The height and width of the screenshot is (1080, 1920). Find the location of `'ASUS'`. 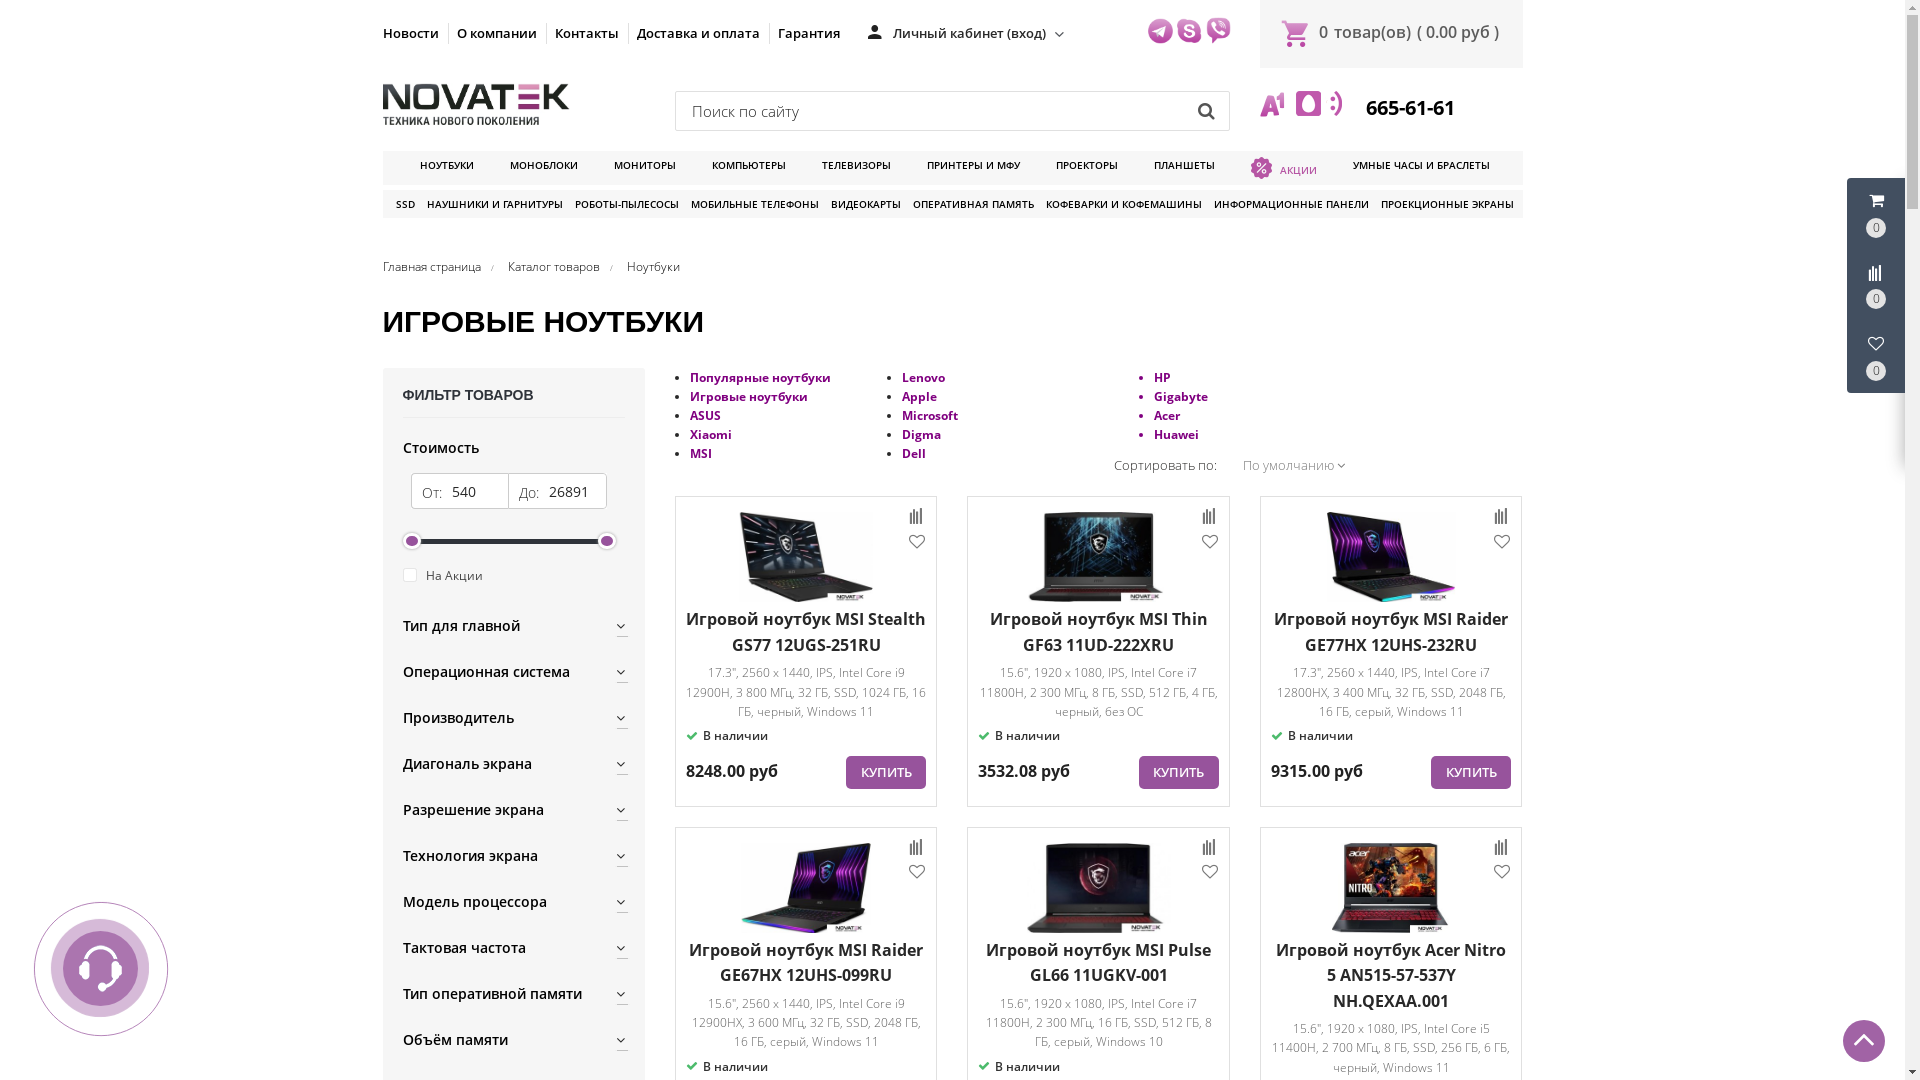

'ASUS' is located at coordinates (705, 414).